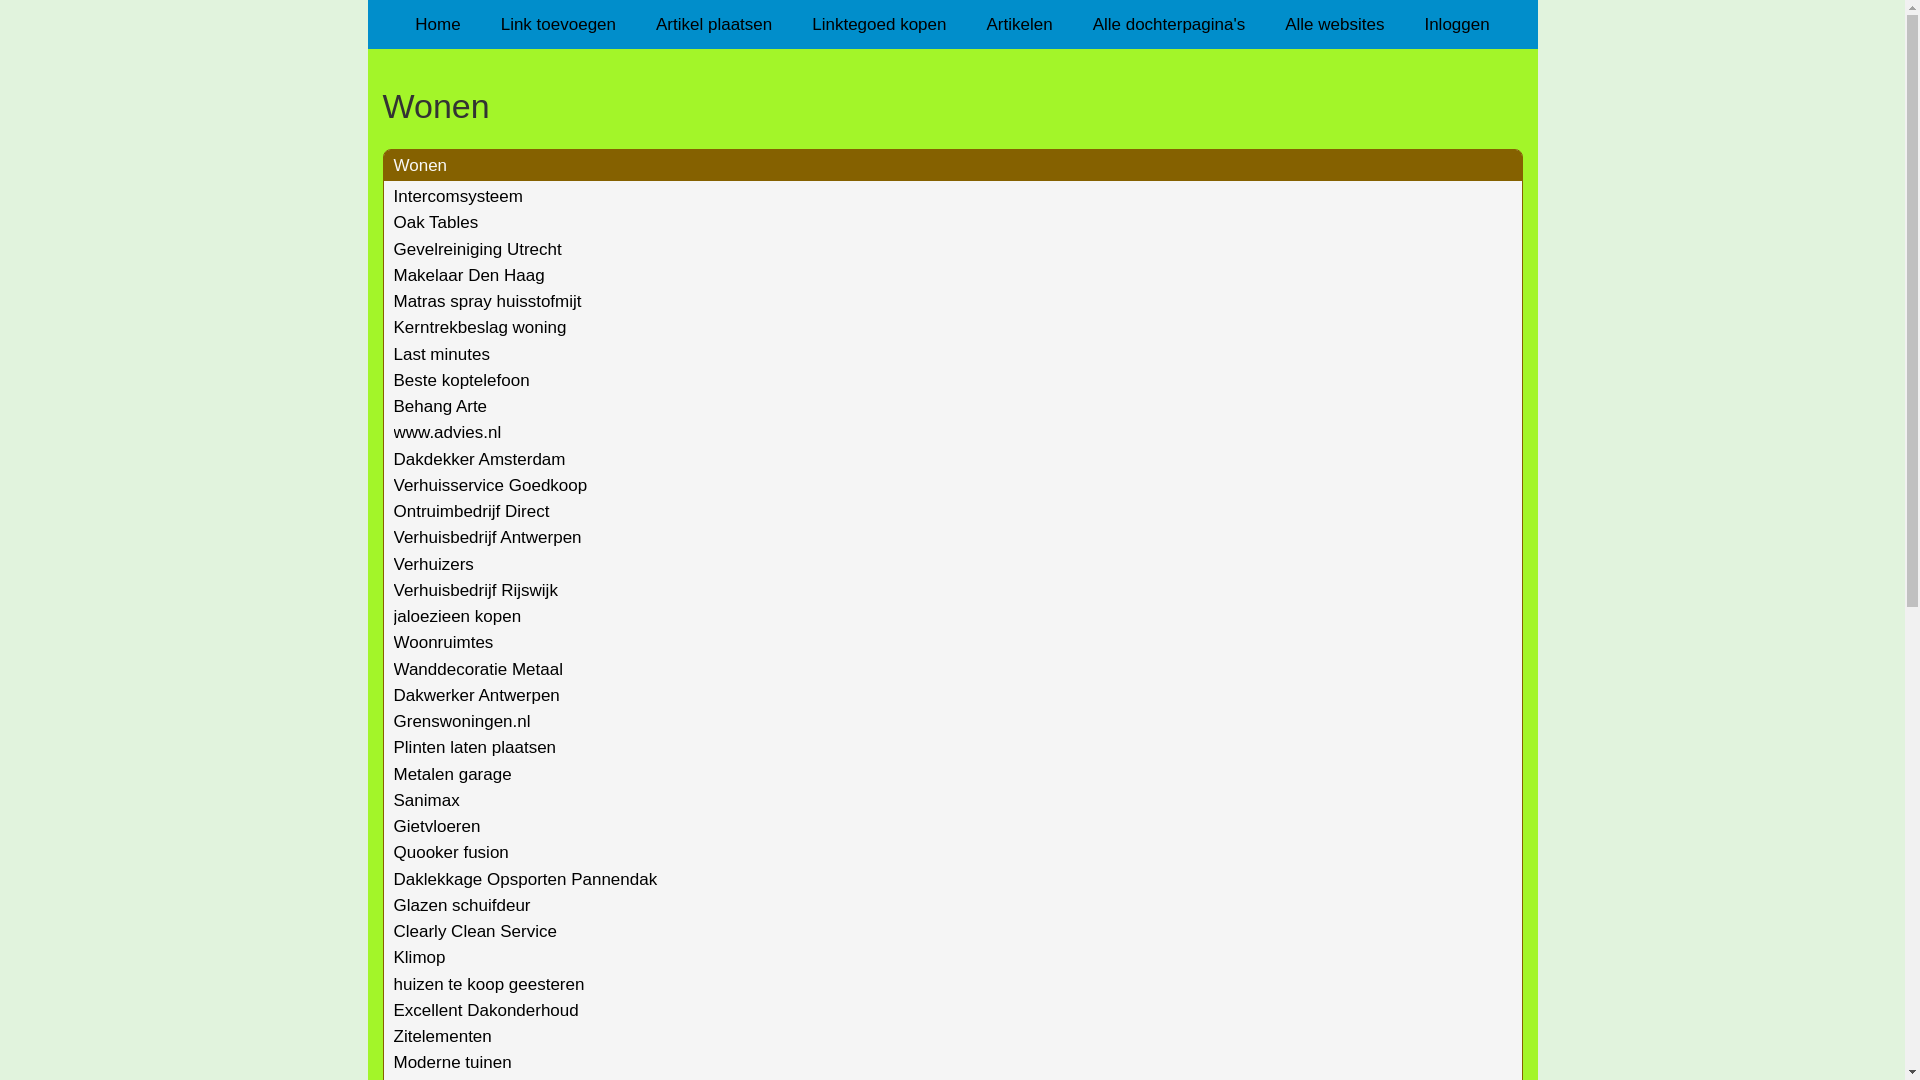 This screenshot has width=1920, height=1080. I want to click on 'Oak Tables', so click(435, 222).